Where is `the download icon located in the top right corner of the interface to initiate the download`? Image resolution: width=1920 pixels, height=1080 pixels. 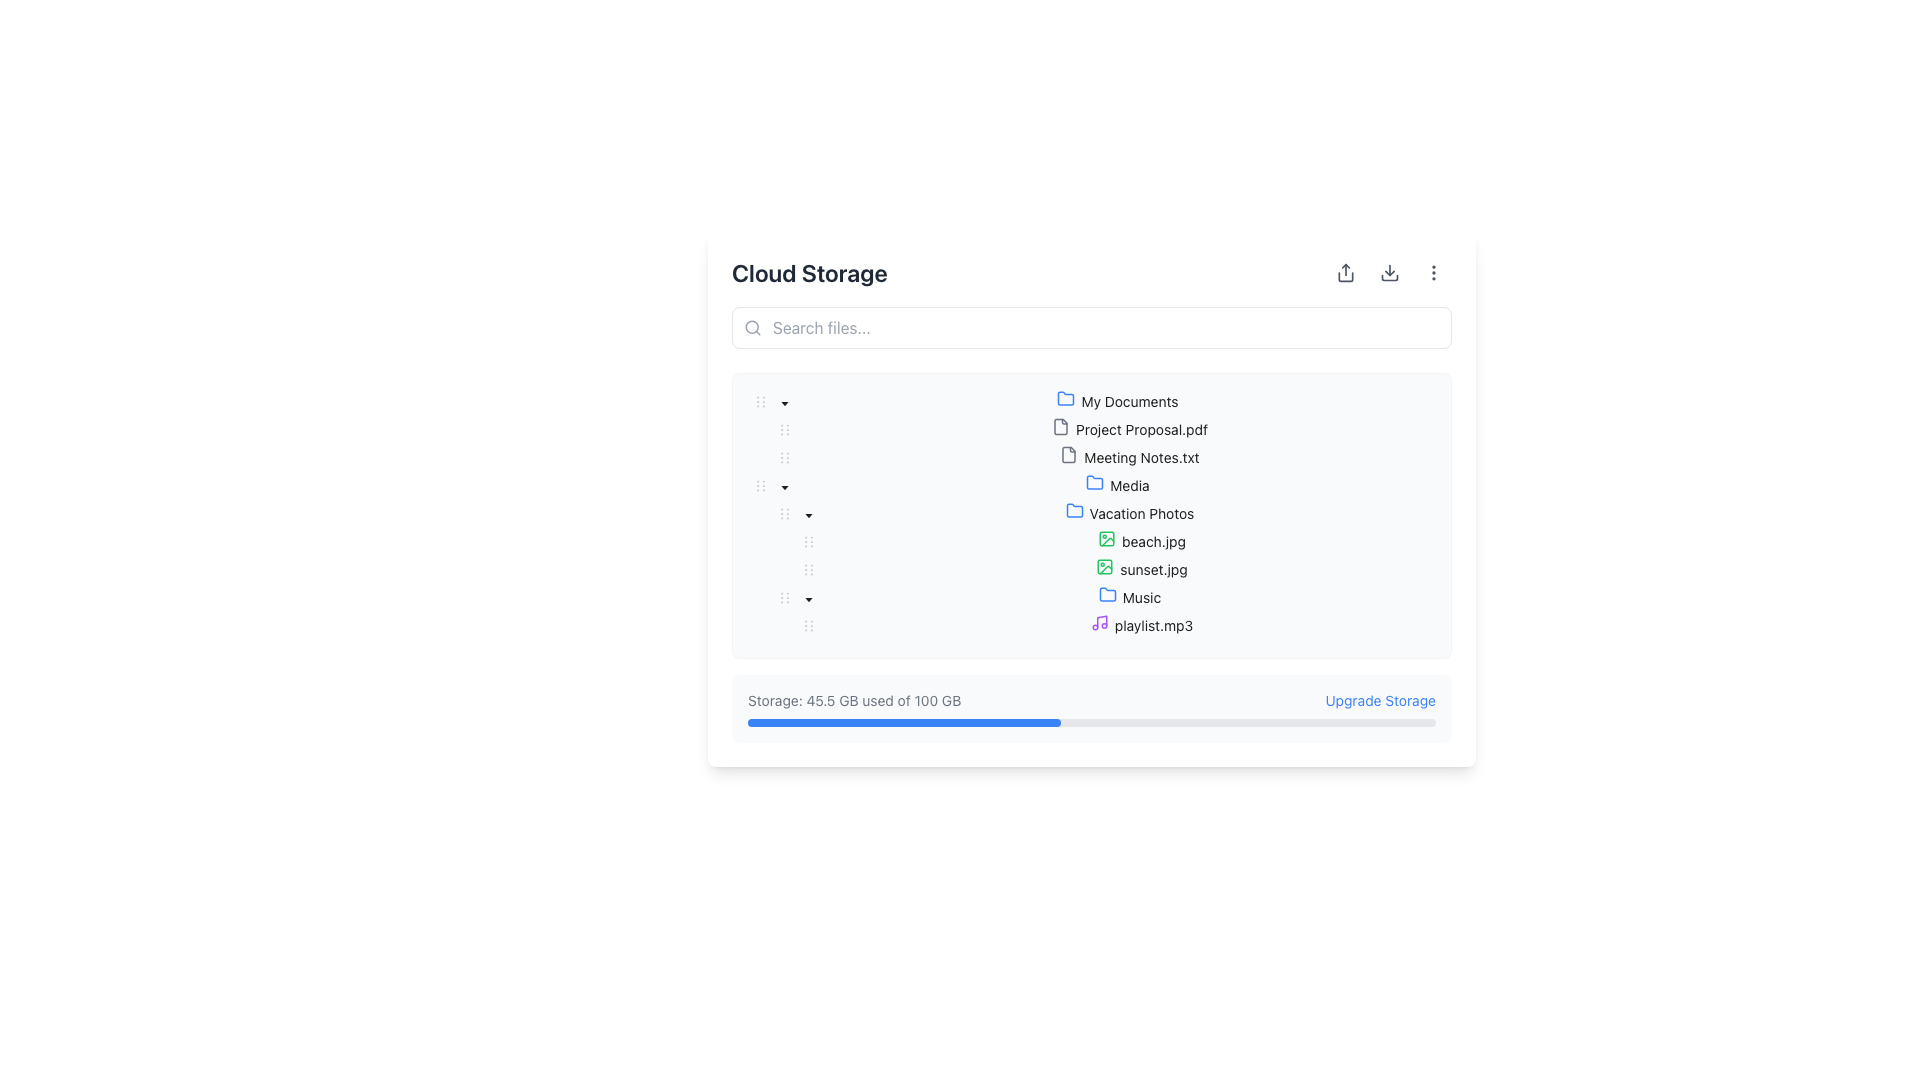
the download icon located in the top right corner of the interface to initiate the download is located at coordinates (1389, 273).